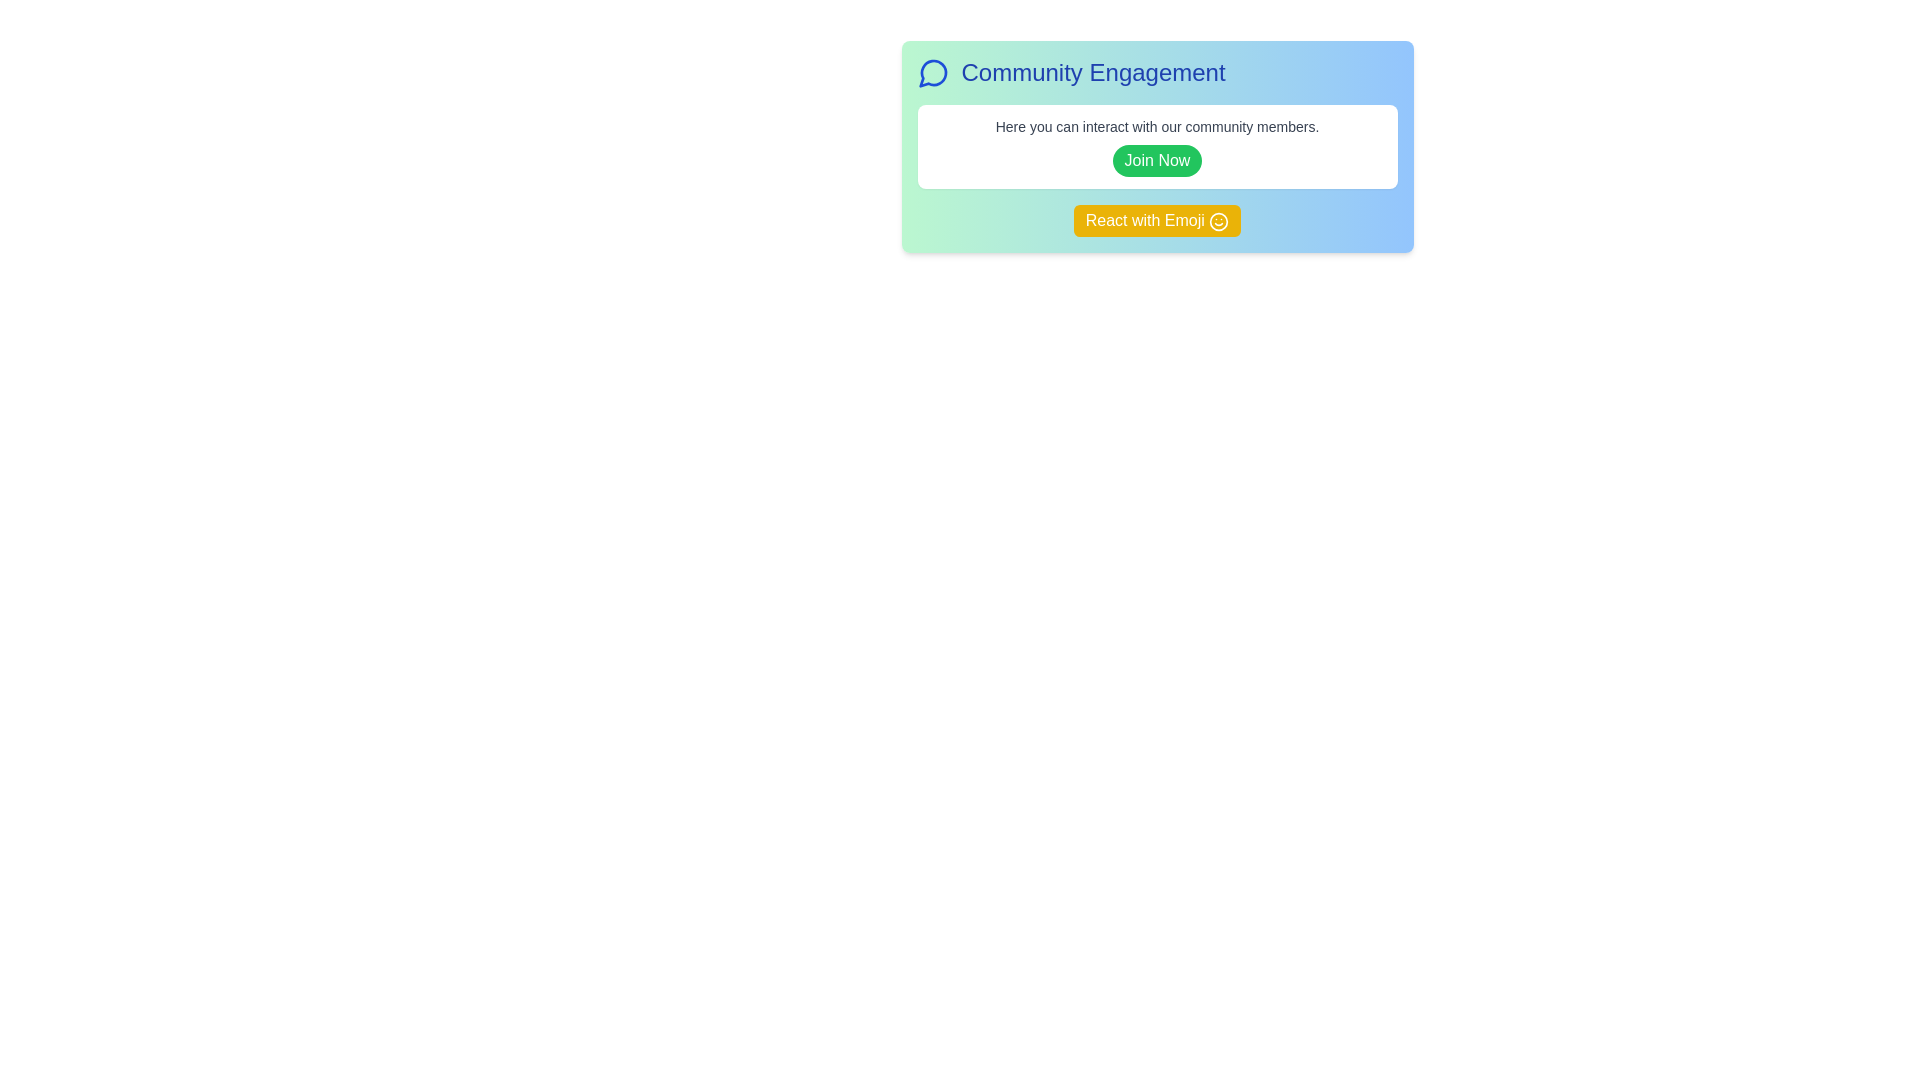 Image resolution: width=1920 pixels, height=1080 pixels. Describe the element at coordinates (1157, 160) in the screenshot. I see `the medium-sized, rounded rectangular green button labeled 'Join Now' to change its color and highlight its interactivity` at that location.